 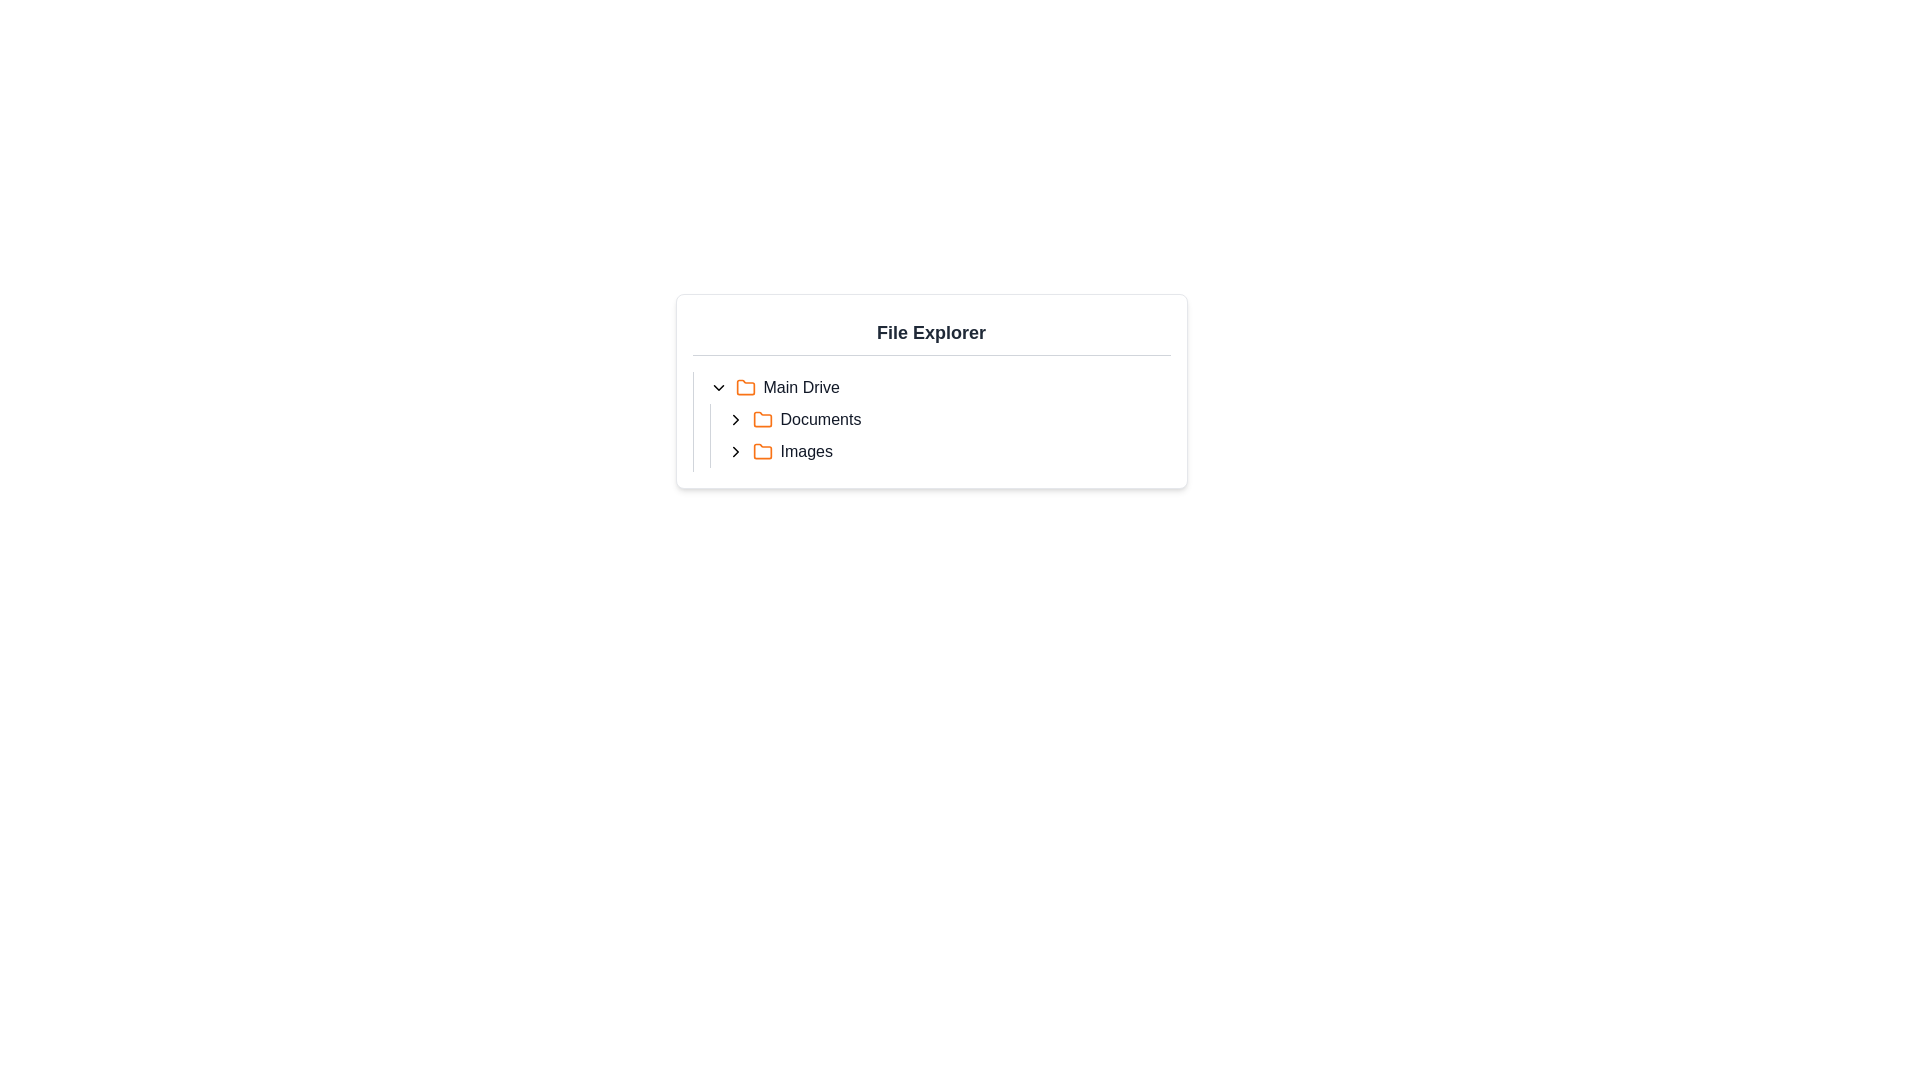 What do you see at coordinates (734, 451) in the screenshot?
I see `the arrow icon next to the 'Images' text` at bounding box center [734, 451].